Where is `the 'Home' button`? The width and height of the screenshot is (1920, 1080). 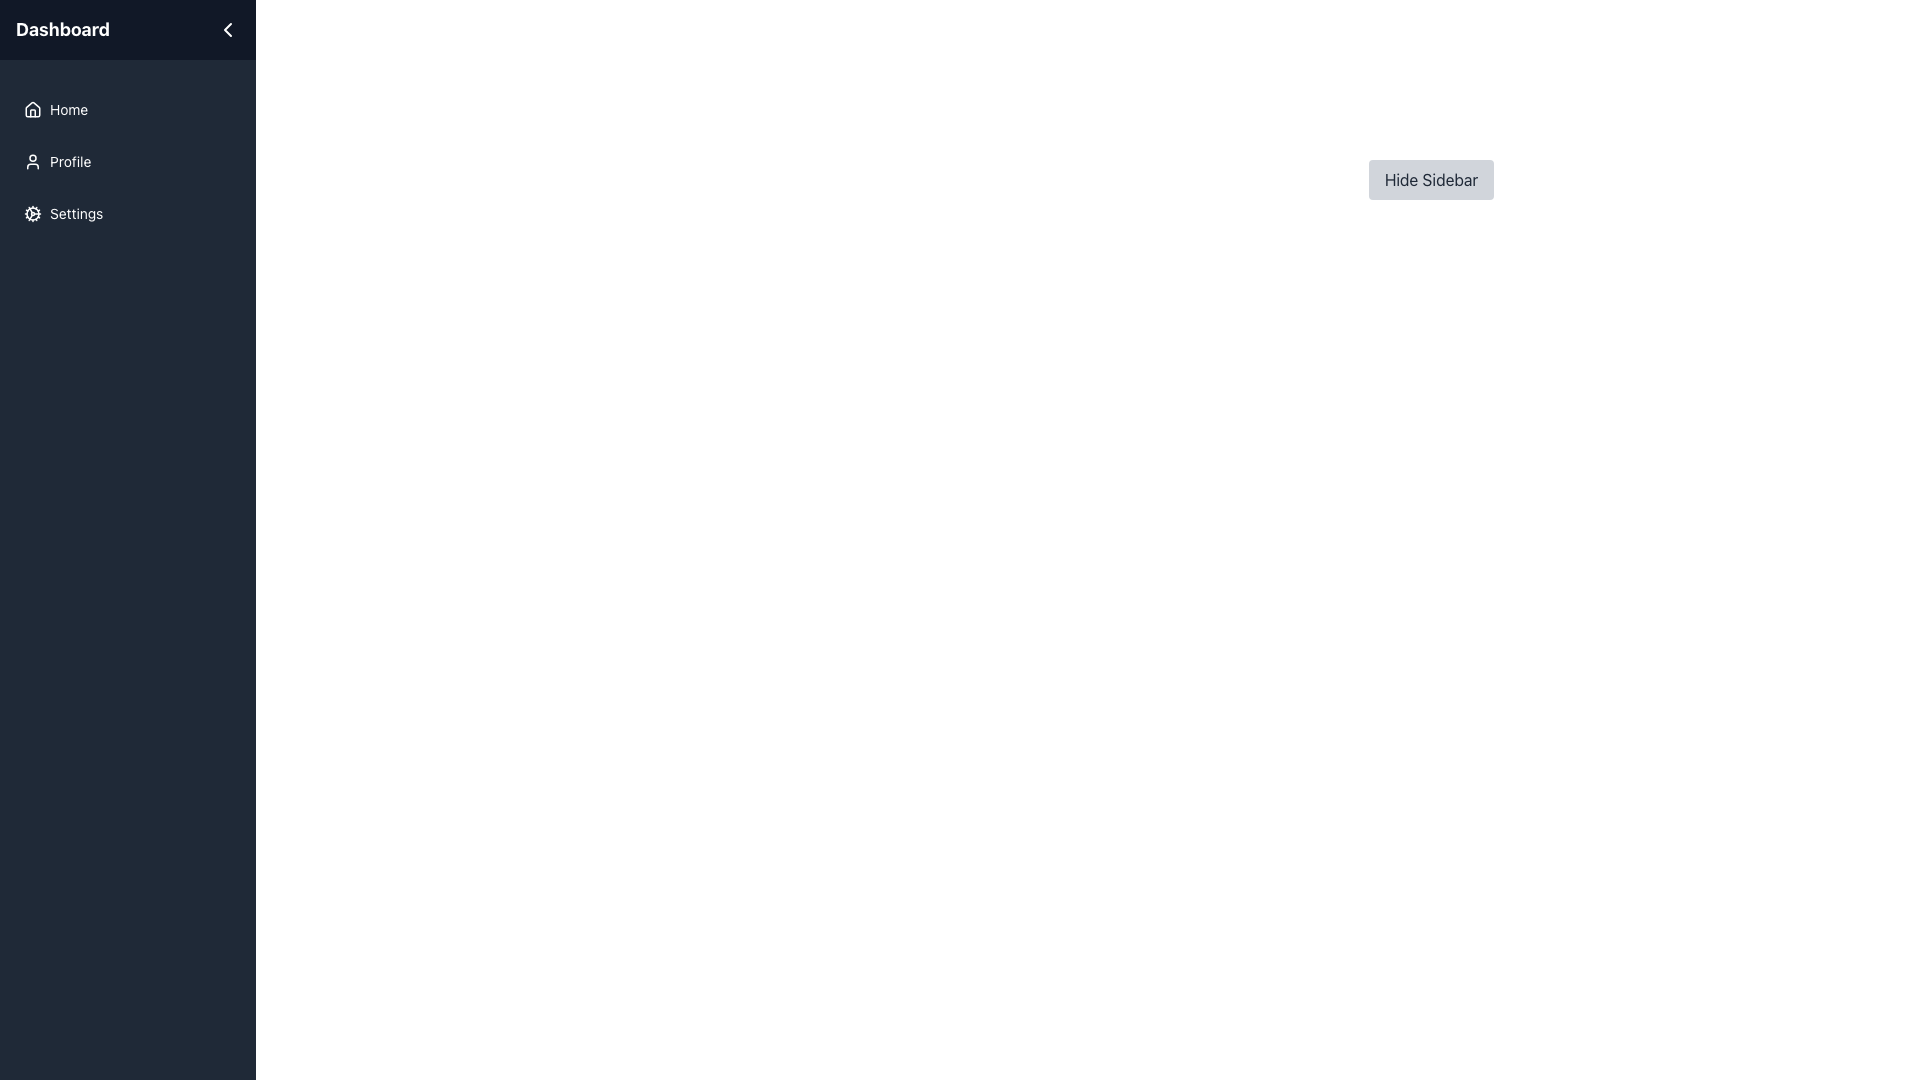
the 'Home' button is located at coordinates (127, 110).